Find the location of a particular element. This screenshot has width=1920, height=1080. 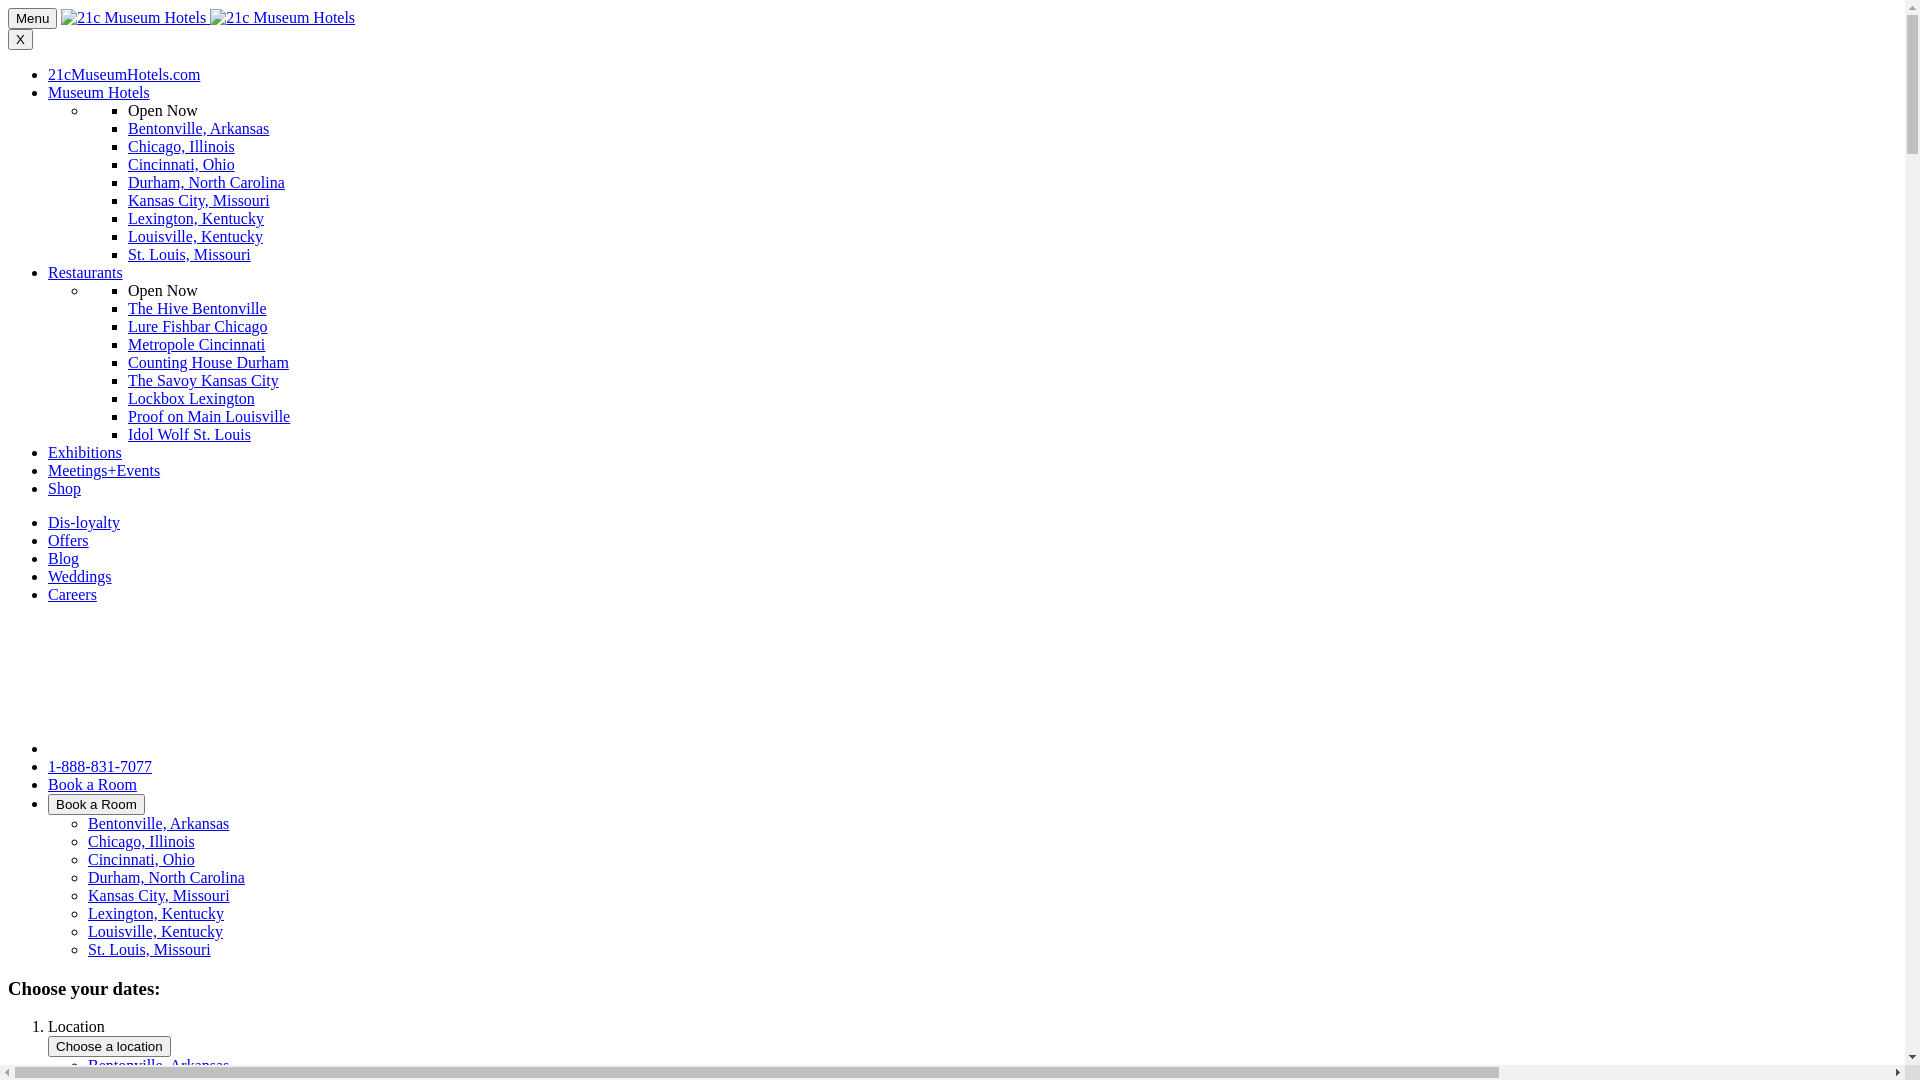

'Dis-loyalty' is located at coordinates (82, 521).